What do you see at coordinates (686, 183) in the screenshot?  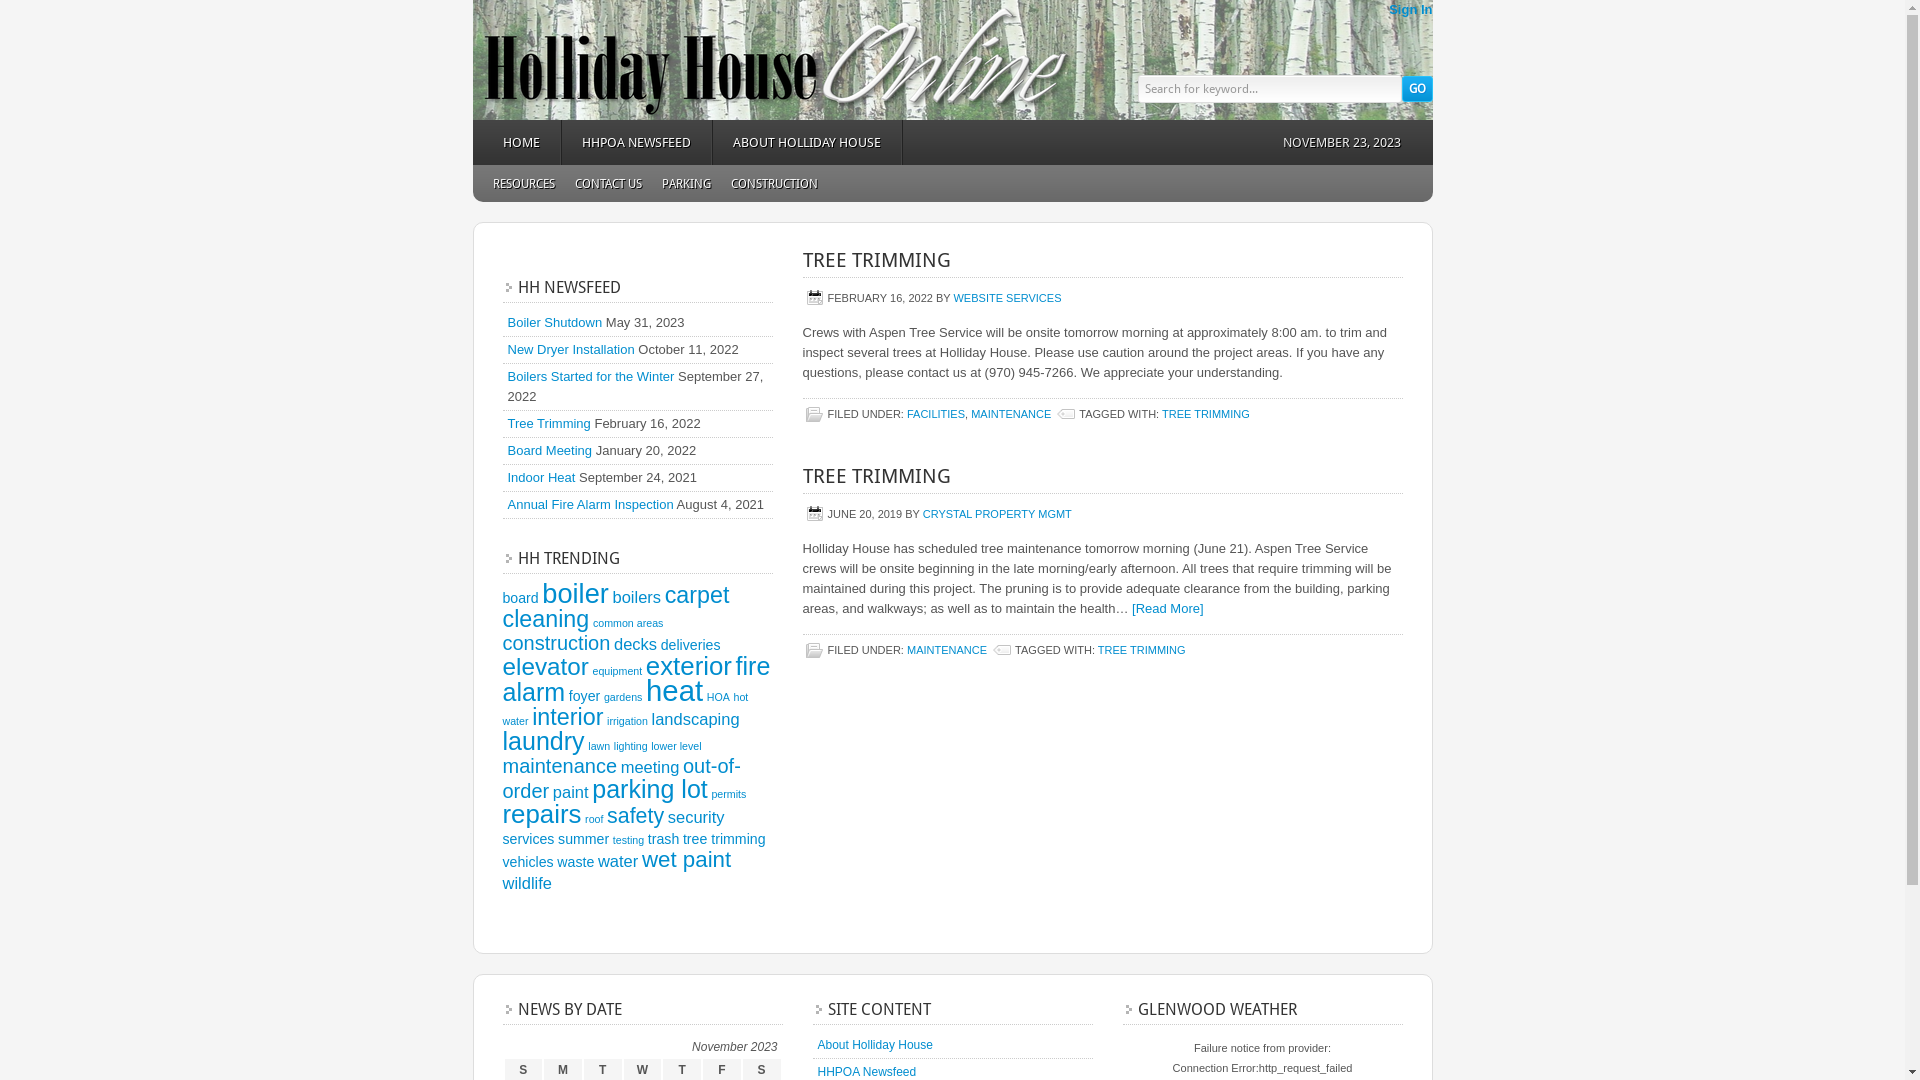 I see `'PARKING'` at bounding box center [686, 183].